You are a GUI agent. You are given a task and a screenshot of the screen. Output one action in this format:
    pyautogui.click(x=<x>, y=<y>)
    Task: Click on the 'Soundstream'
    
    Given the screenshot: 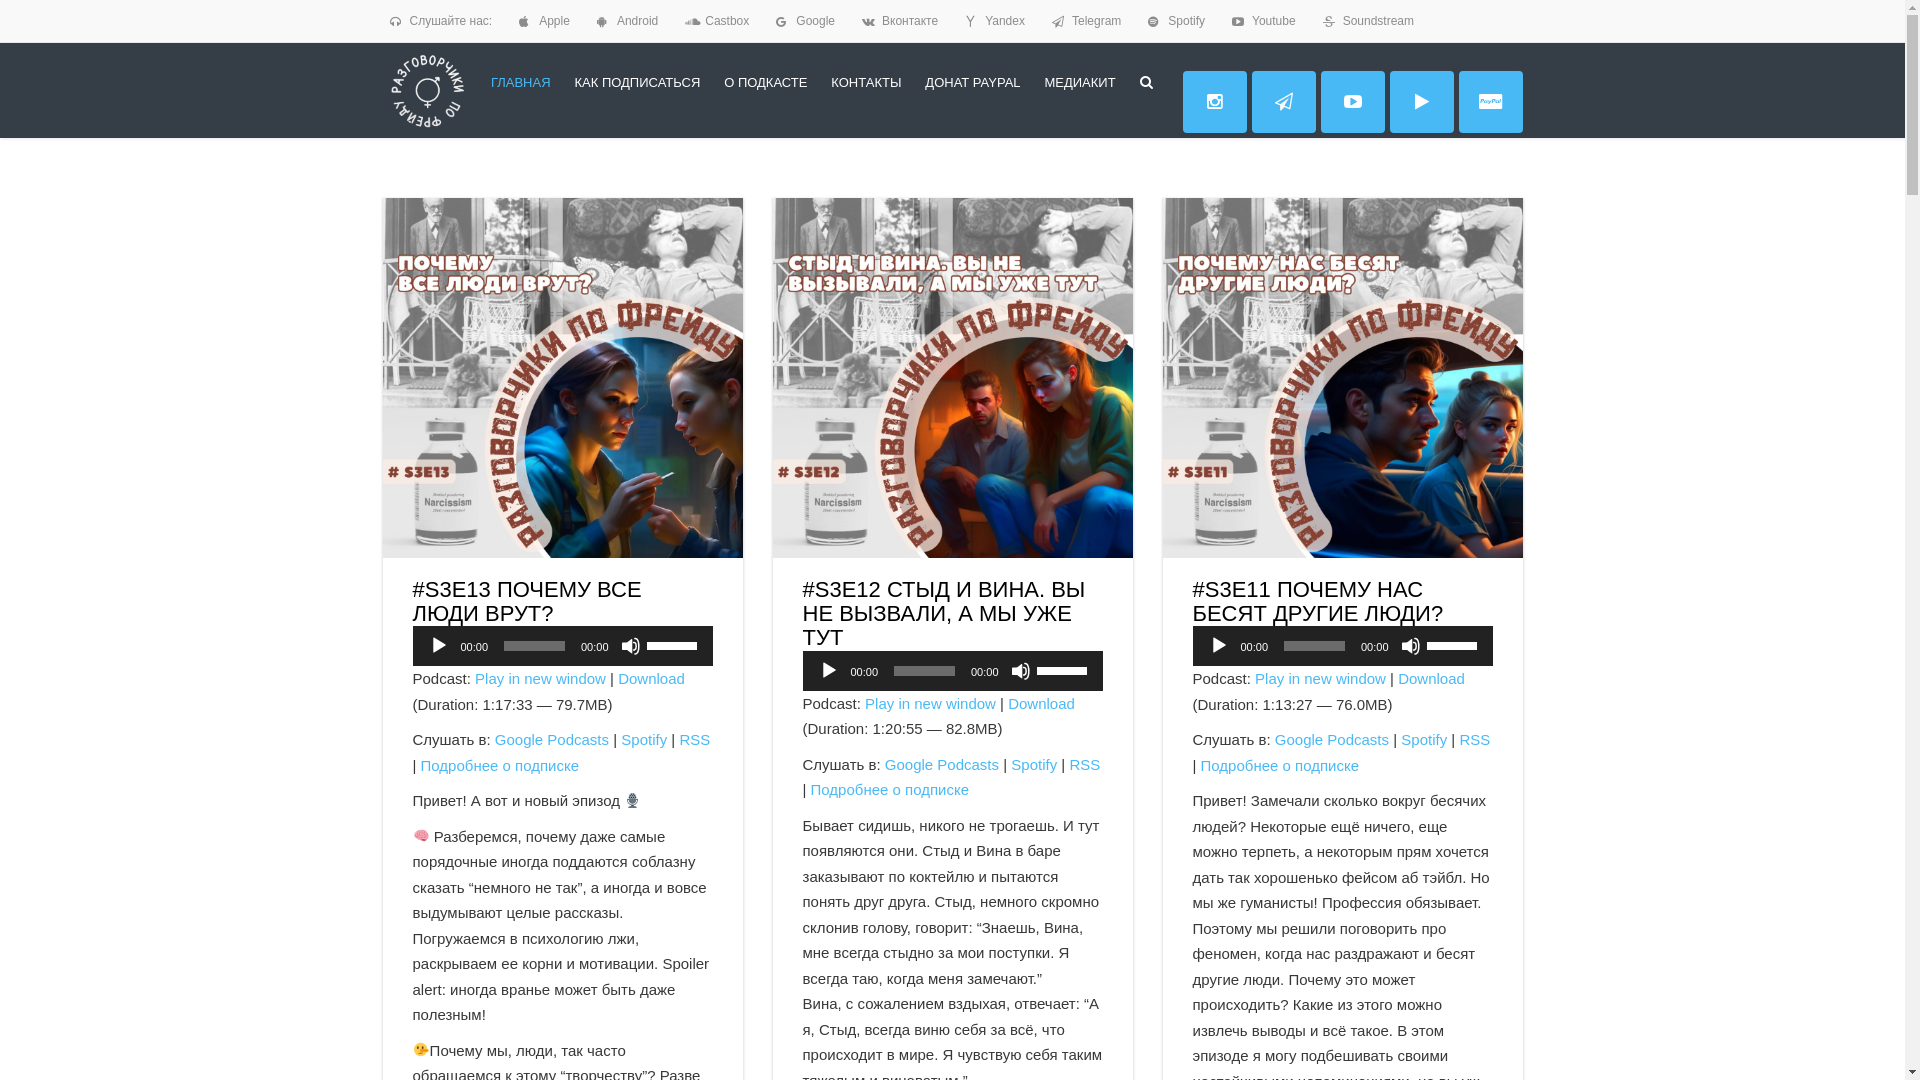 What is the action you would take?
    pyautogui.click(x=1377, y=20)
    